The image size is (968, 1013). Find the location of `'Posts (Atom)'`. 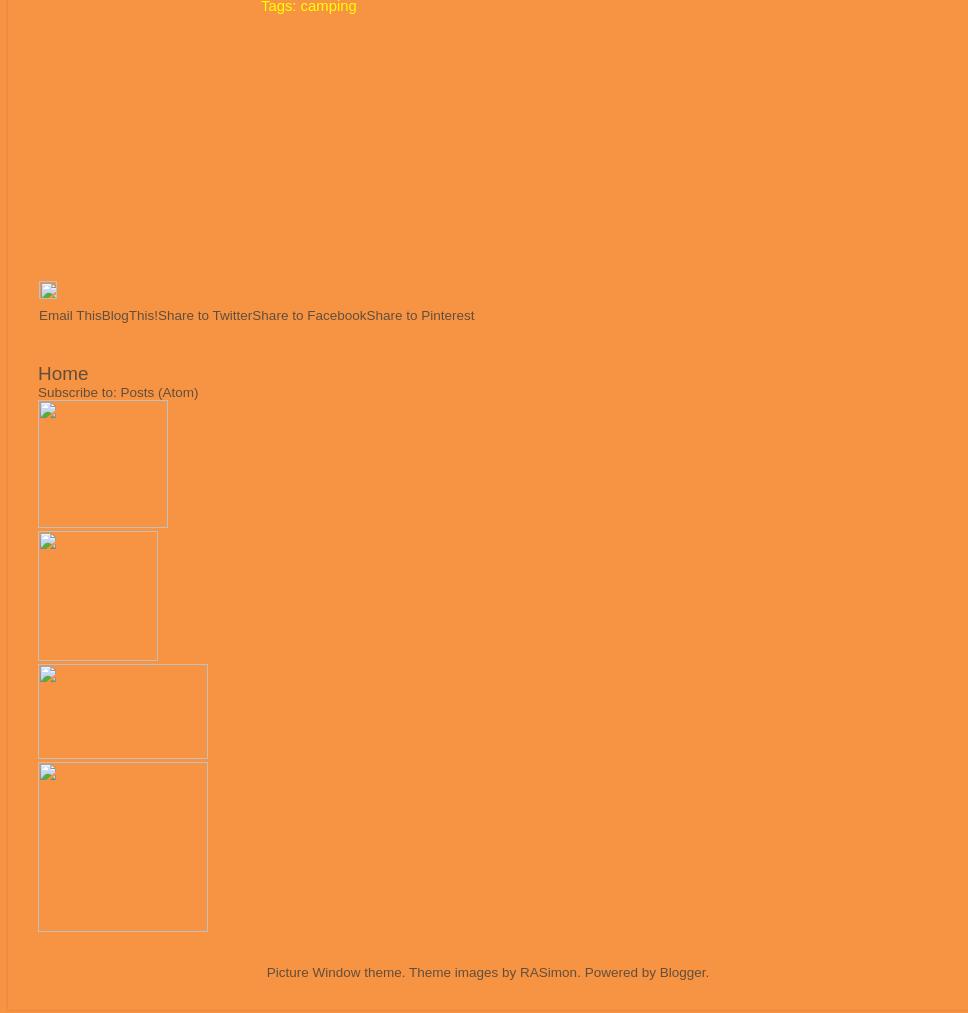

'Posts (Atom)' is located at coordinates (158, 392).